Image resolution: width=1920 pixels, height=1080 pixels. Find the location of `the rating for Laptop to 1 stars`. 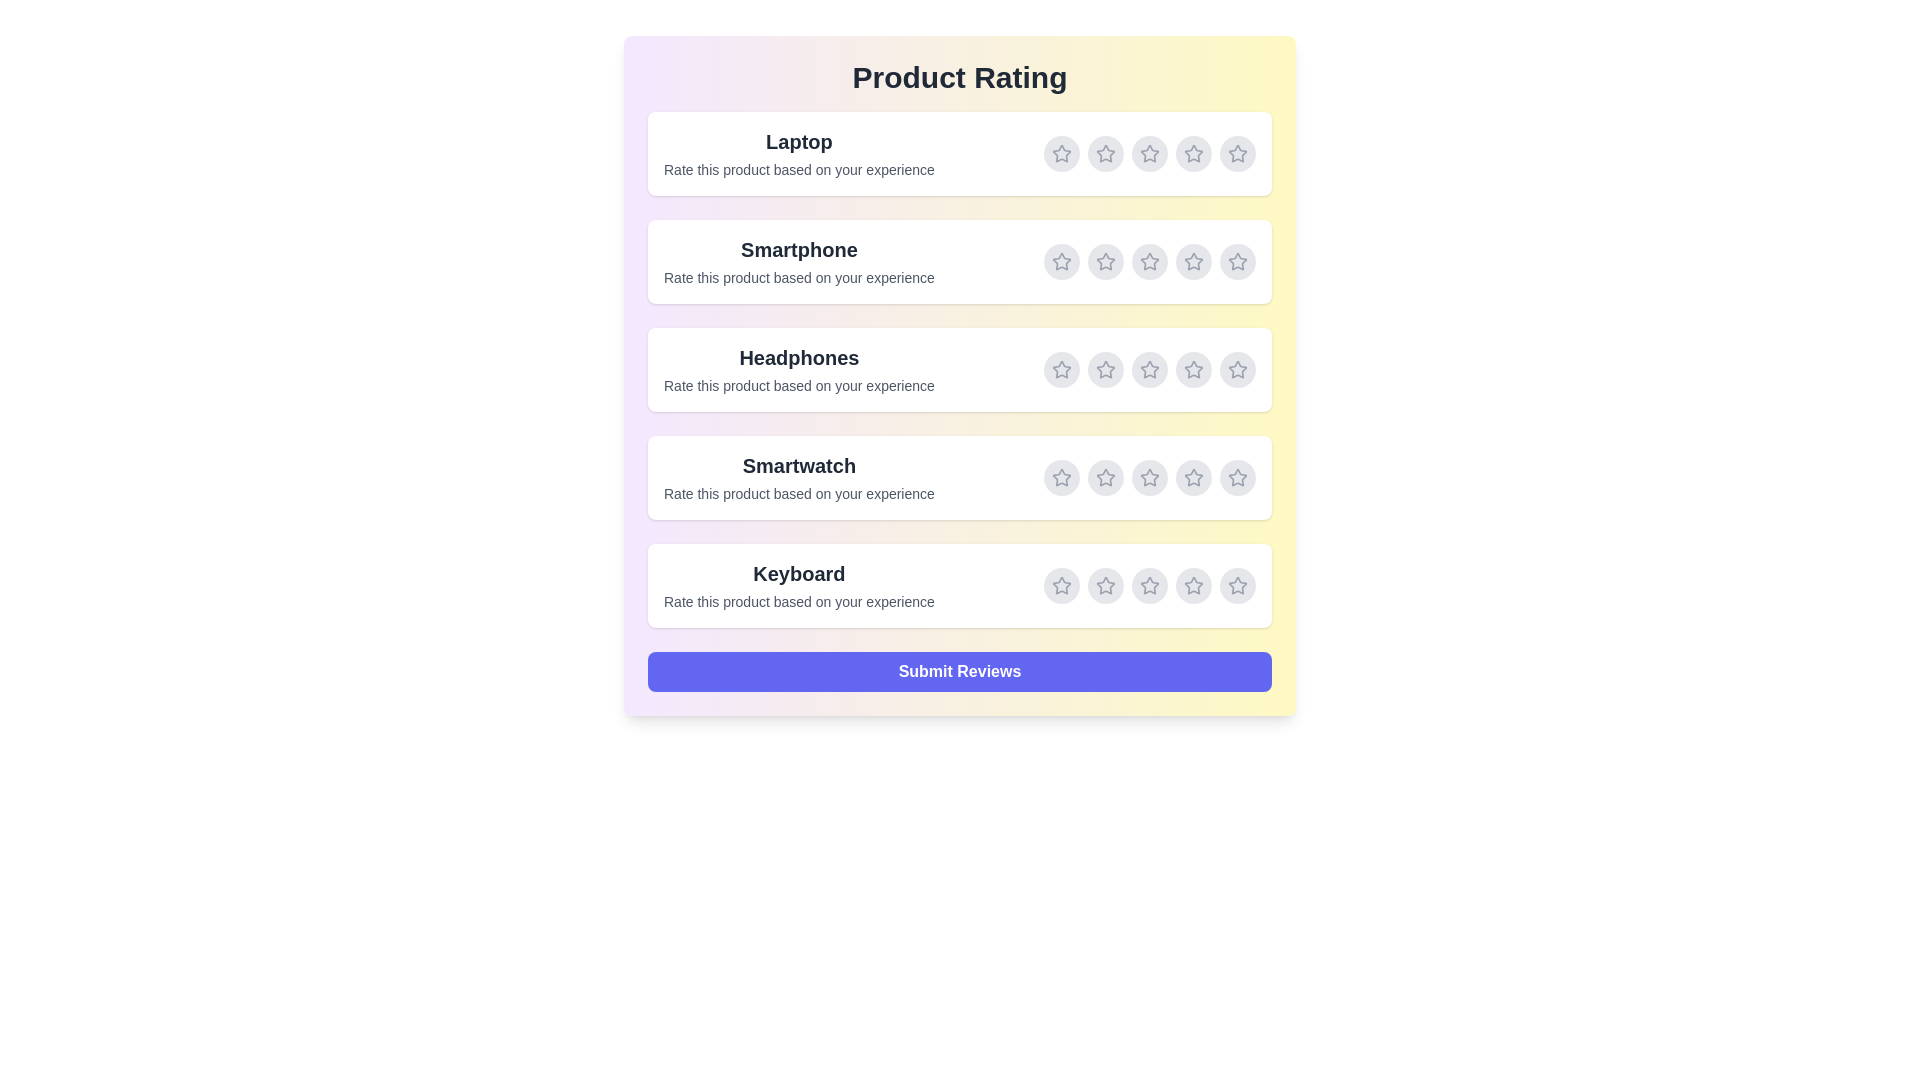

the rating for Laptop to 1 stars is located at coordinates (1060, 153).